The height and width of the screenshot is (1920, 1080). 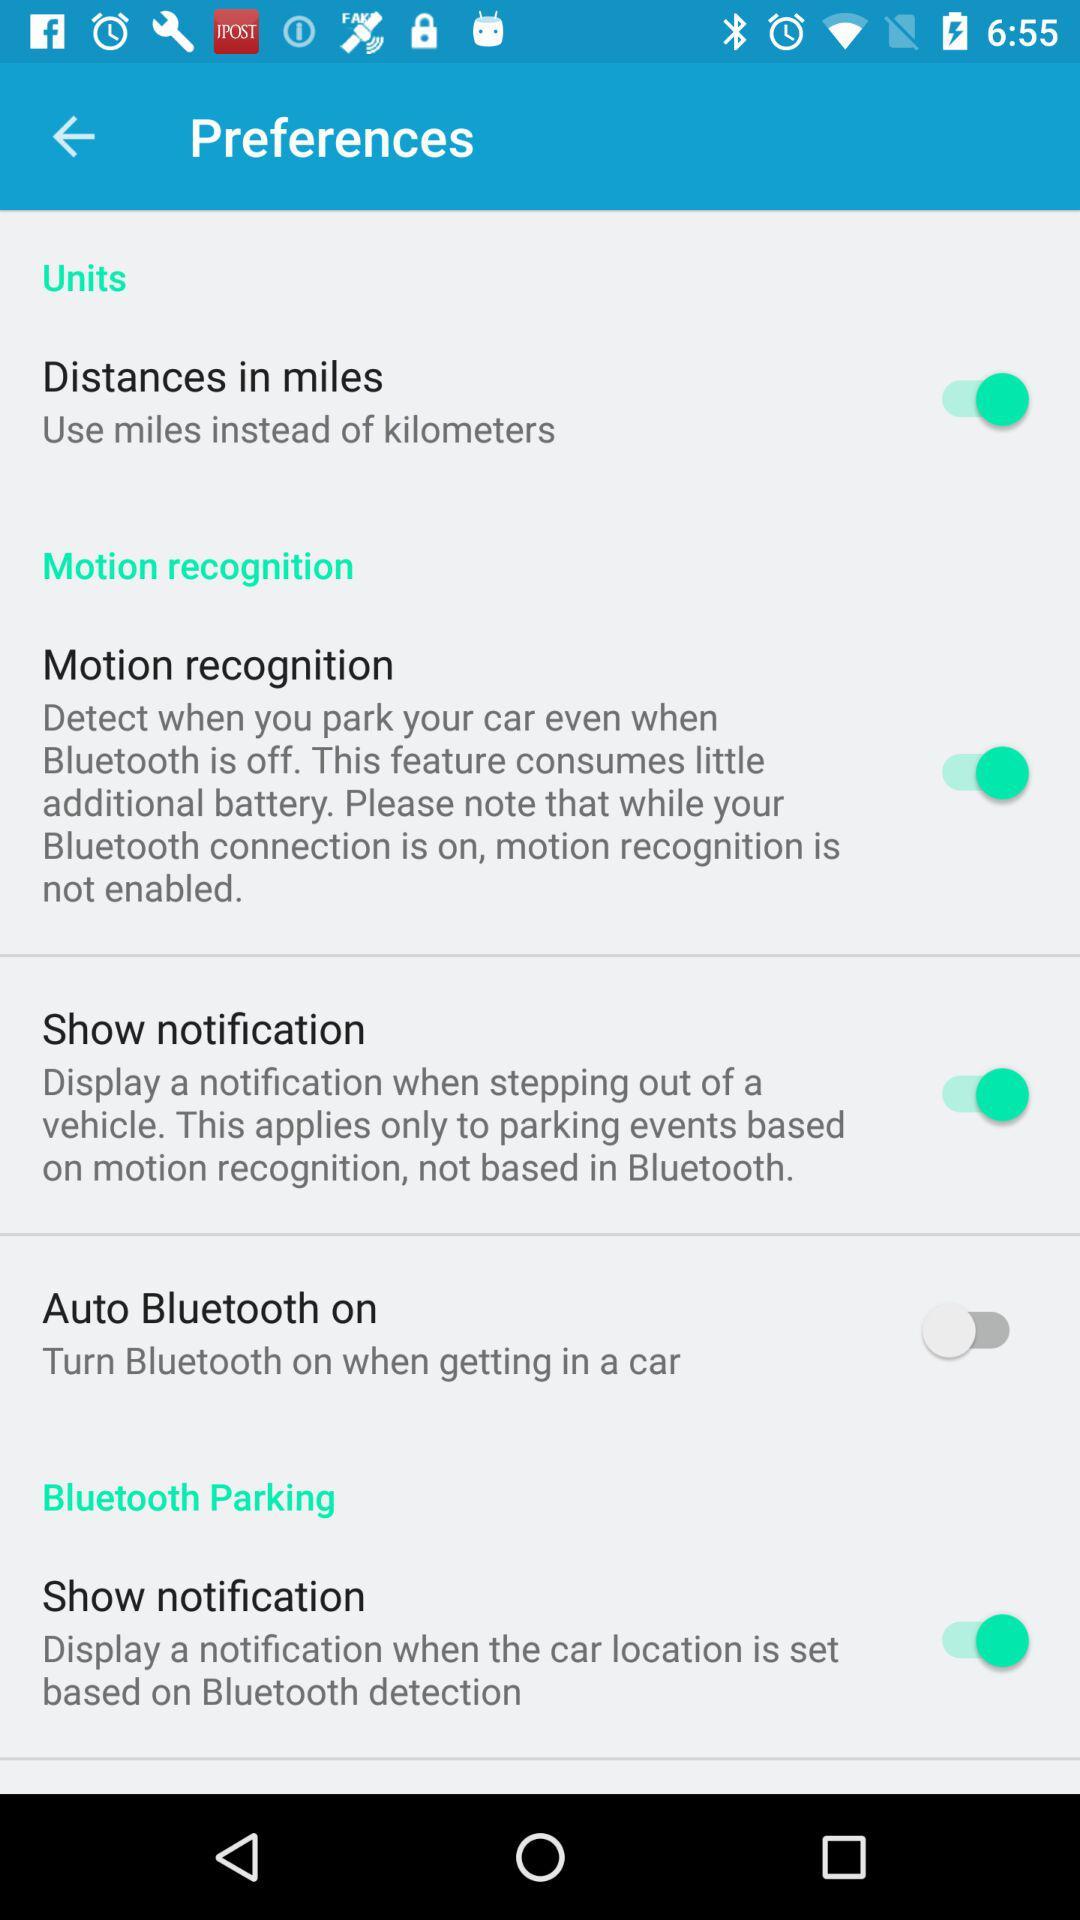 I want to click on app below motion recognition icon, so click(x=456, y=801).